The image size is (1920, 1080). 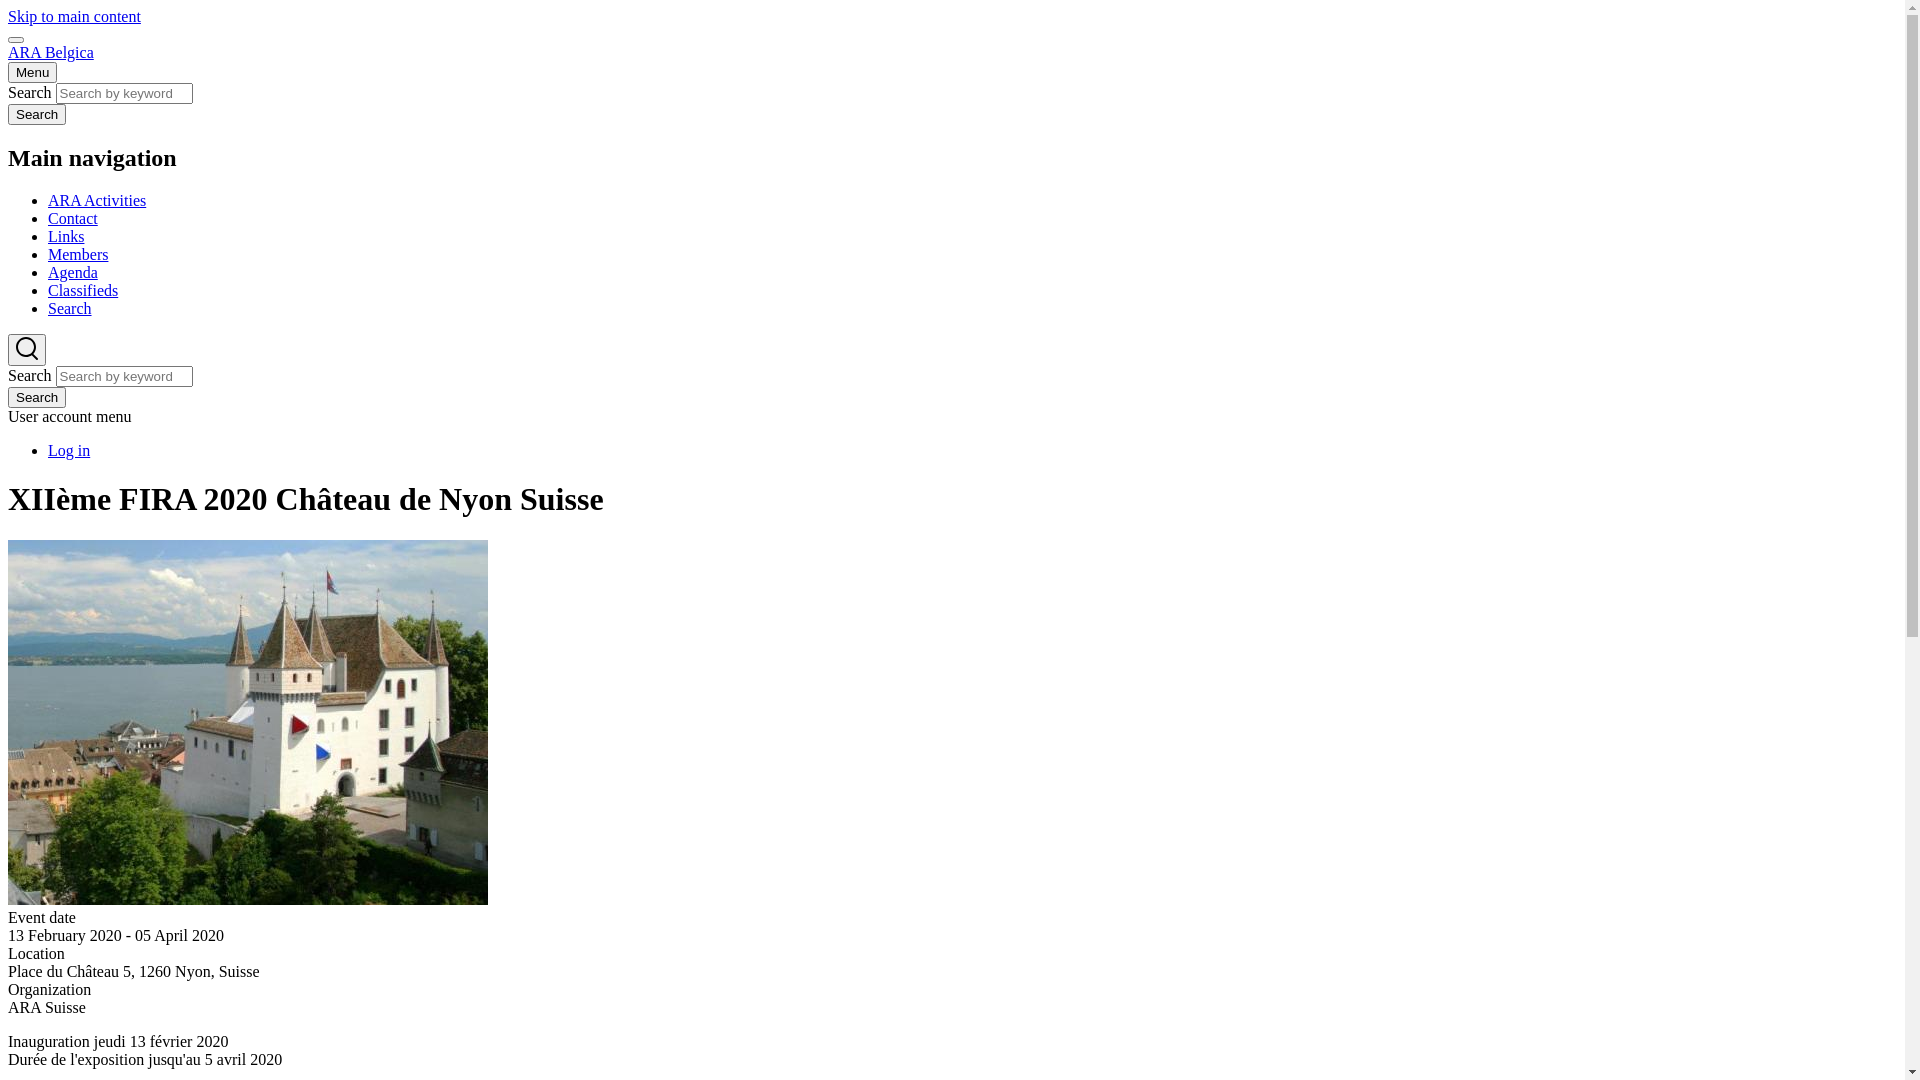 I want to click on 'Agenda', so click(x=72, y=272).